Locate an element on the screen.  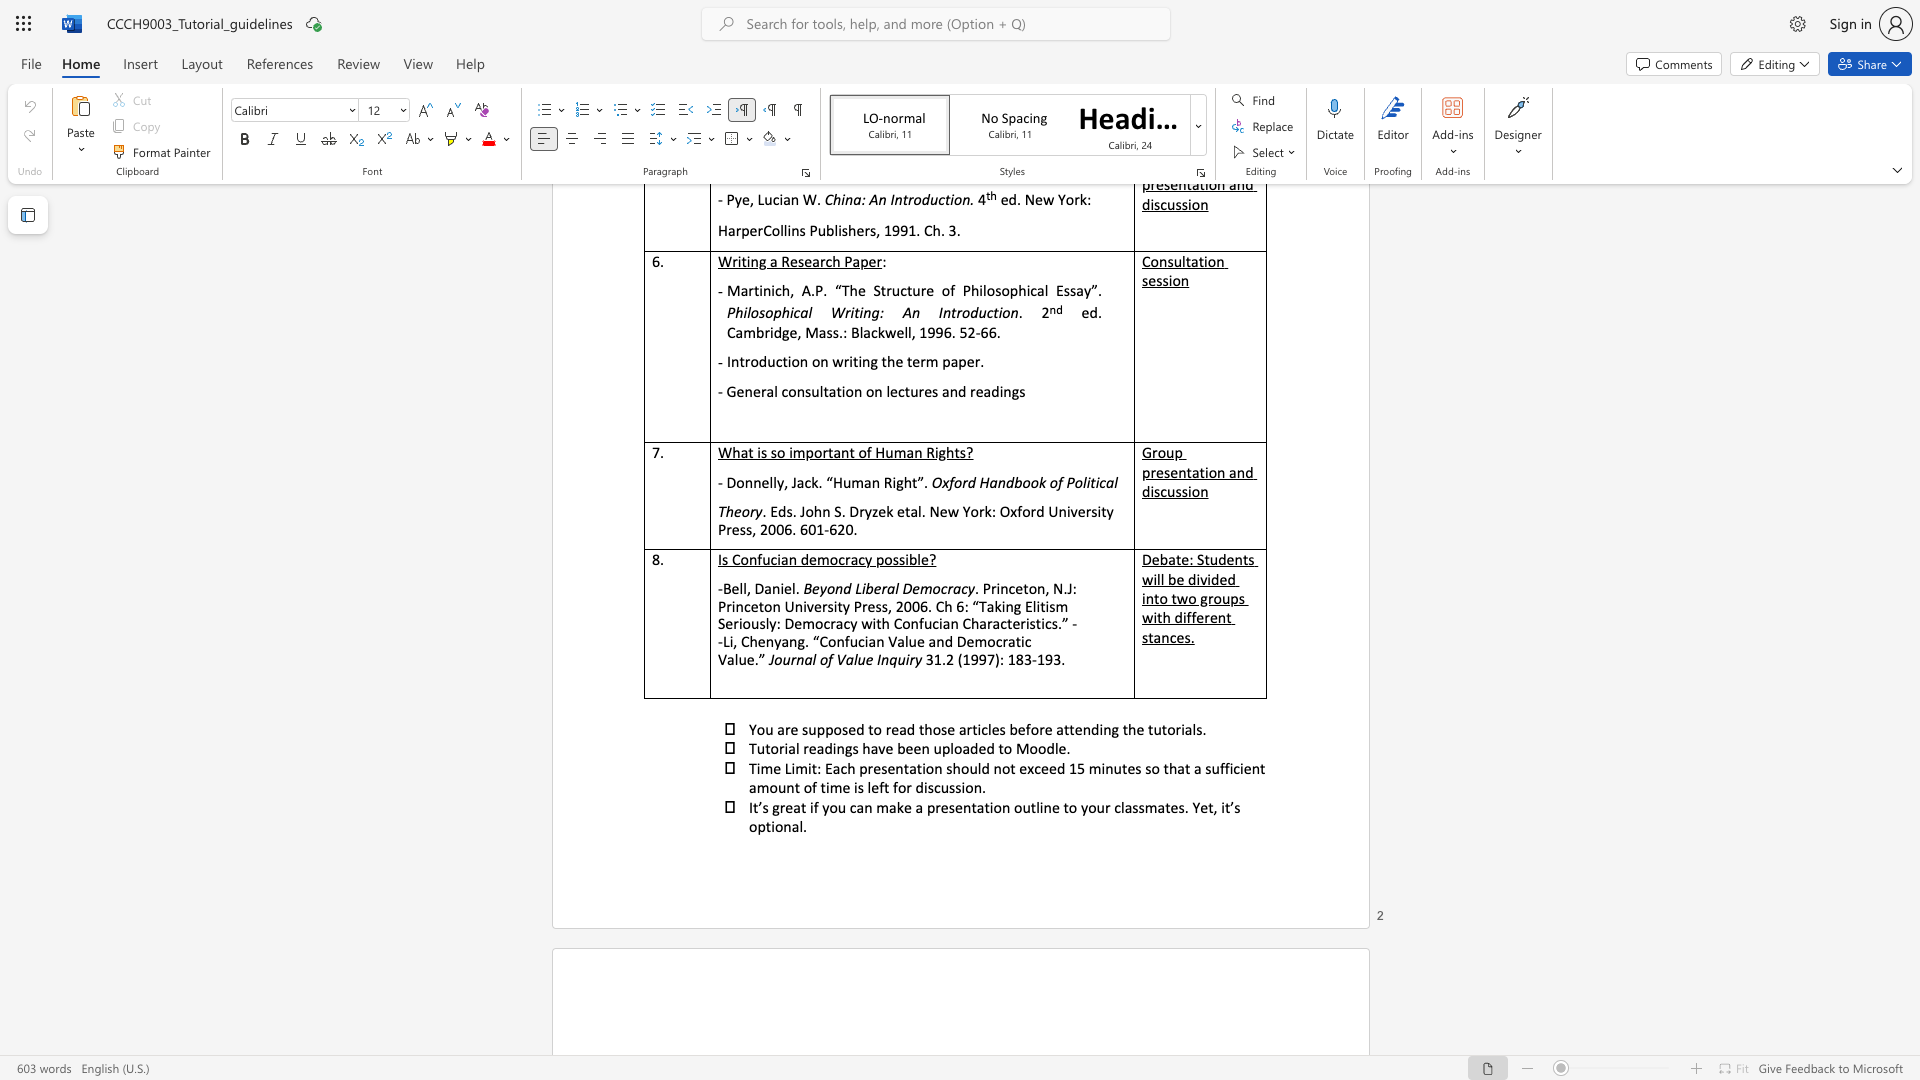
the subset text "cy" within the text "Beyond Liberal Democracy" is located at coordinates (961, 587).